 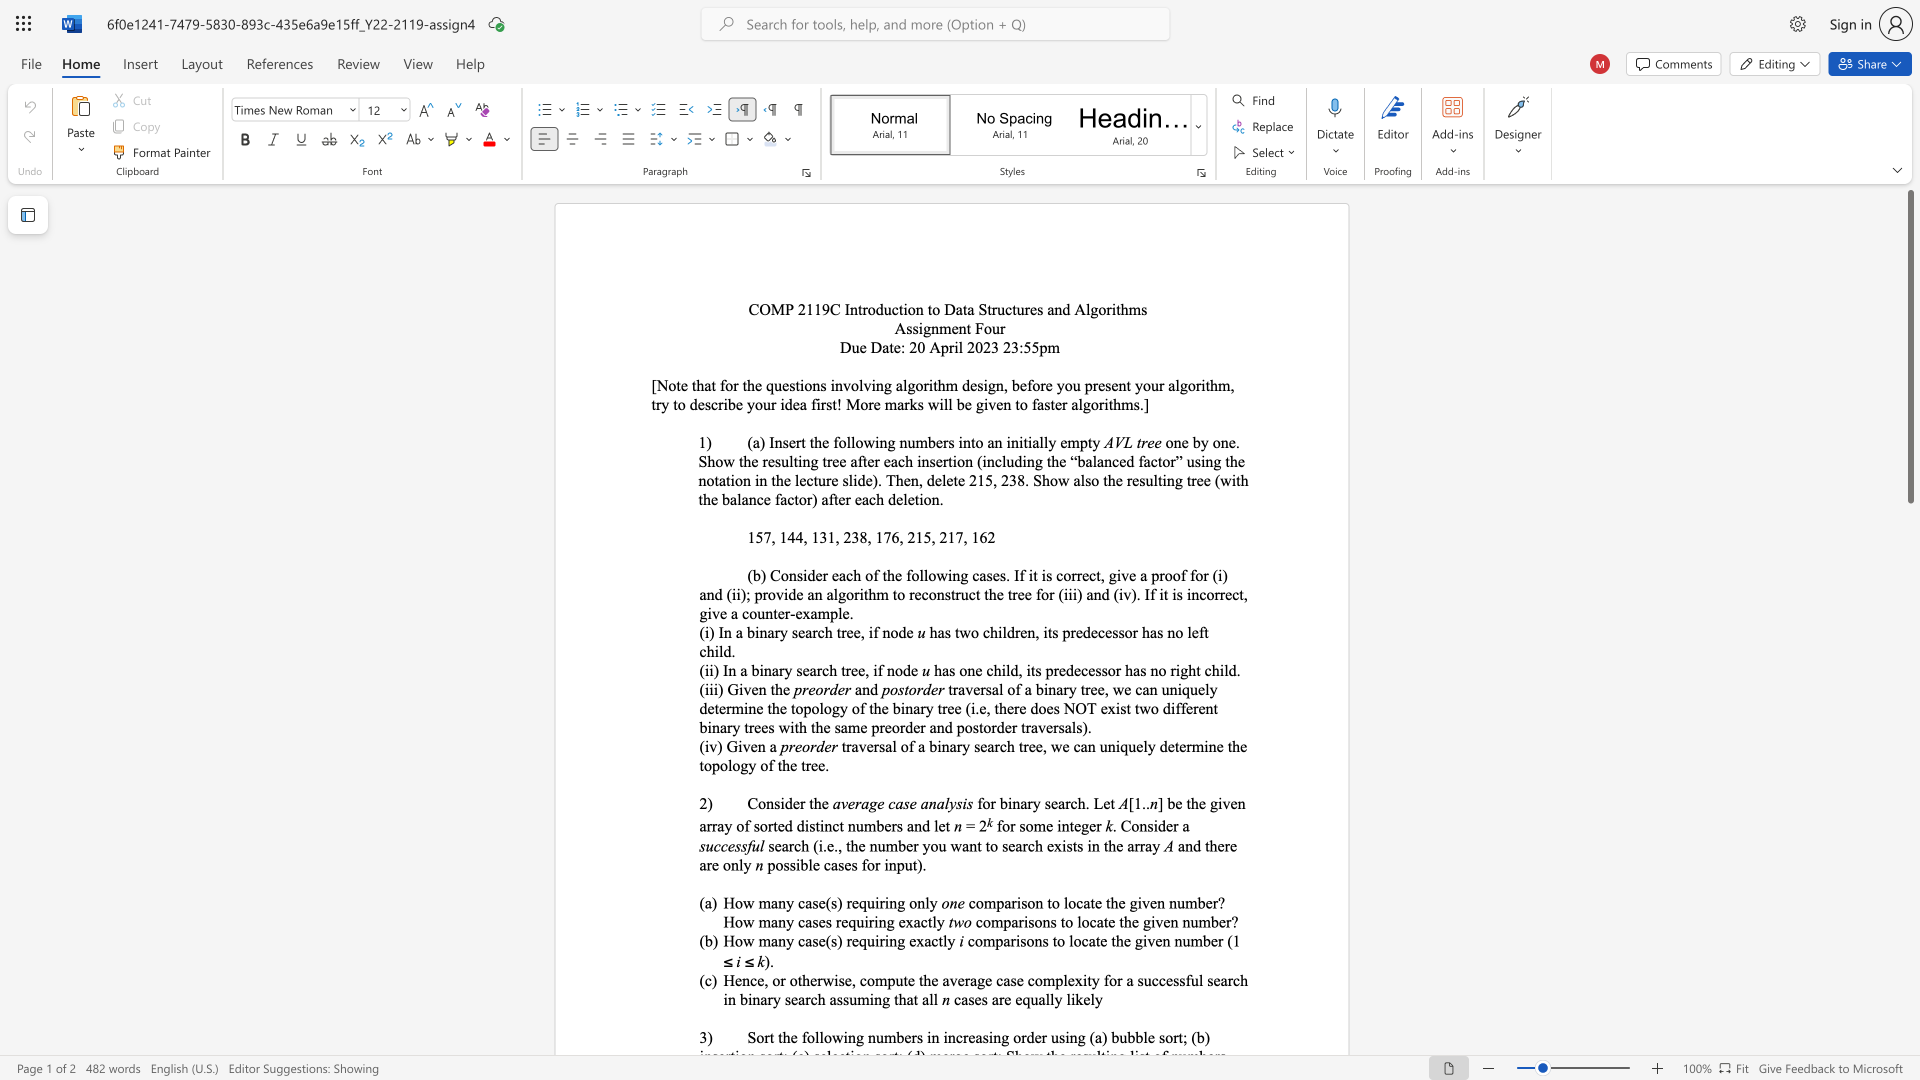 What do you see at coordinates (1084, 826) in the screenshot?
I see `the 1th character "g" in the text` at bounding box center [1084, 826].